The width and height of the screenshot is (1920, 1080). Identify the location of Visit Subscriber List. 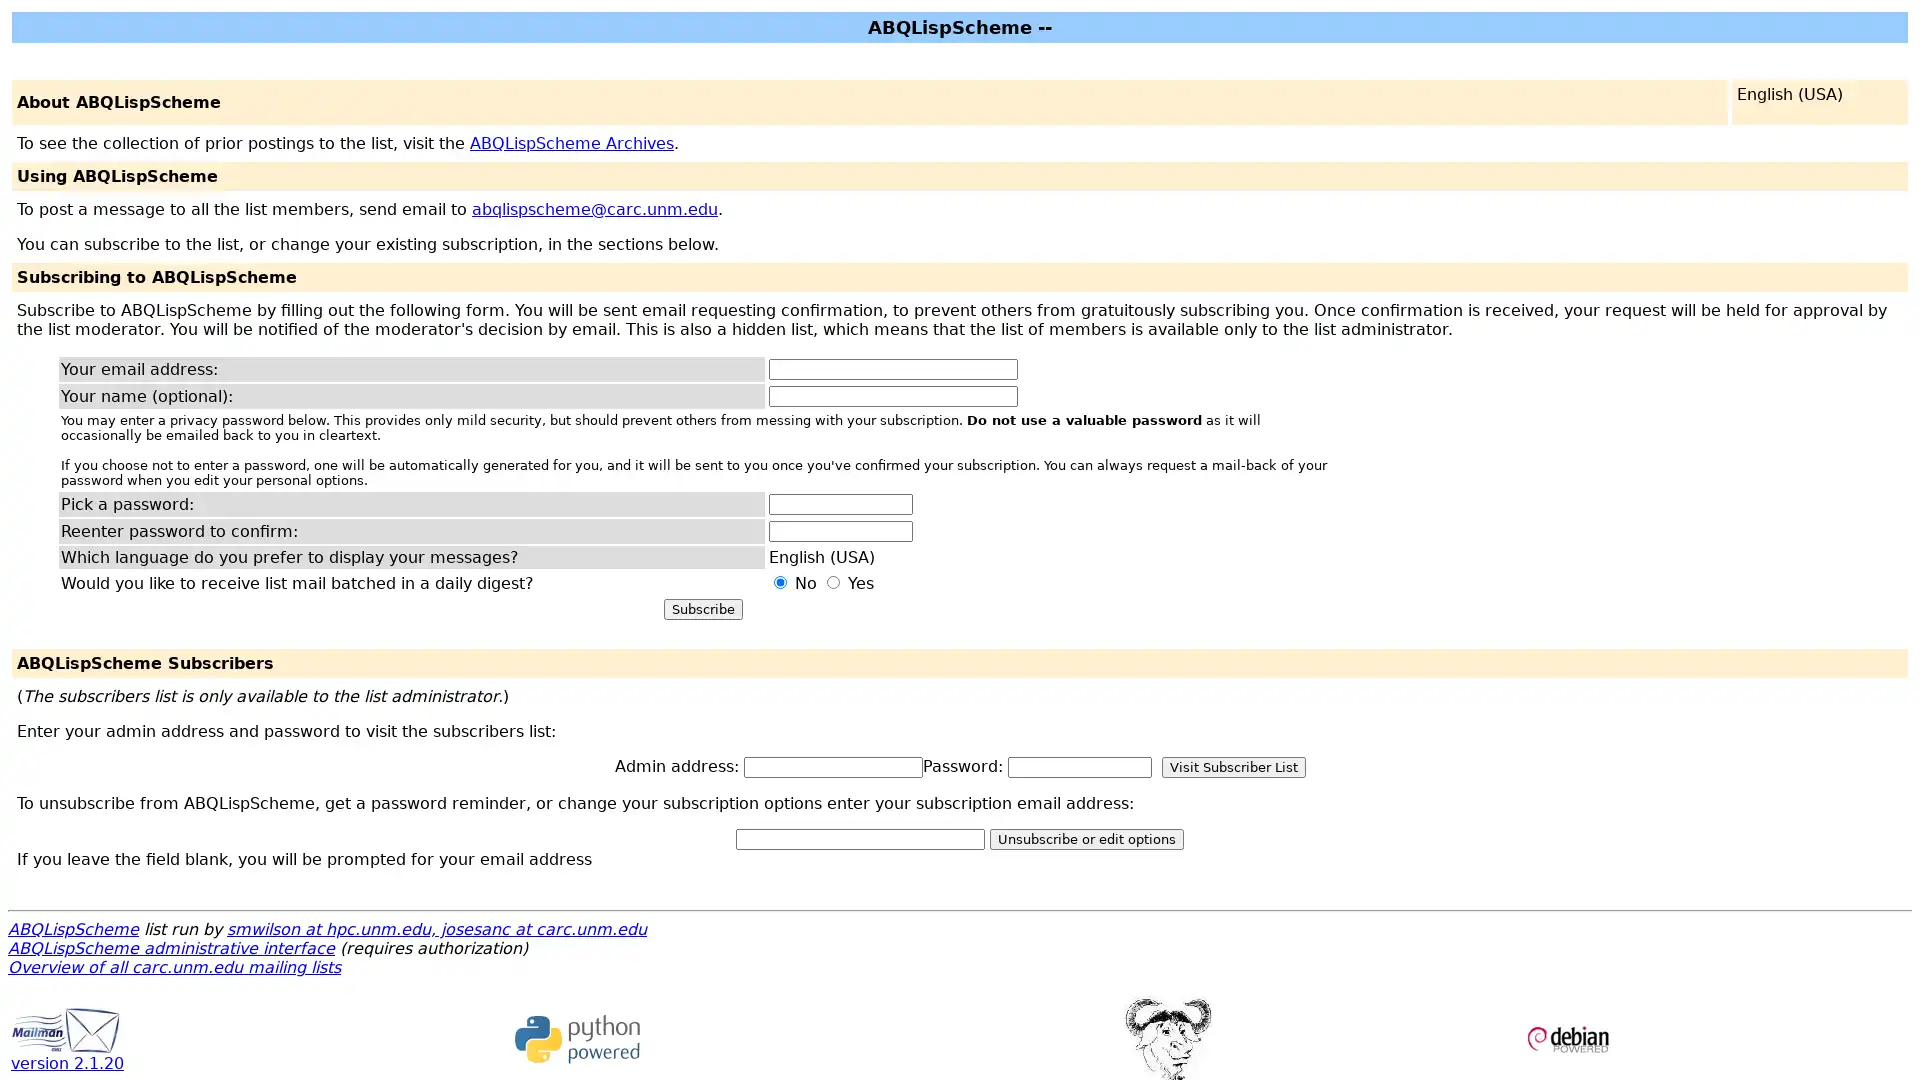
(1232, 766).